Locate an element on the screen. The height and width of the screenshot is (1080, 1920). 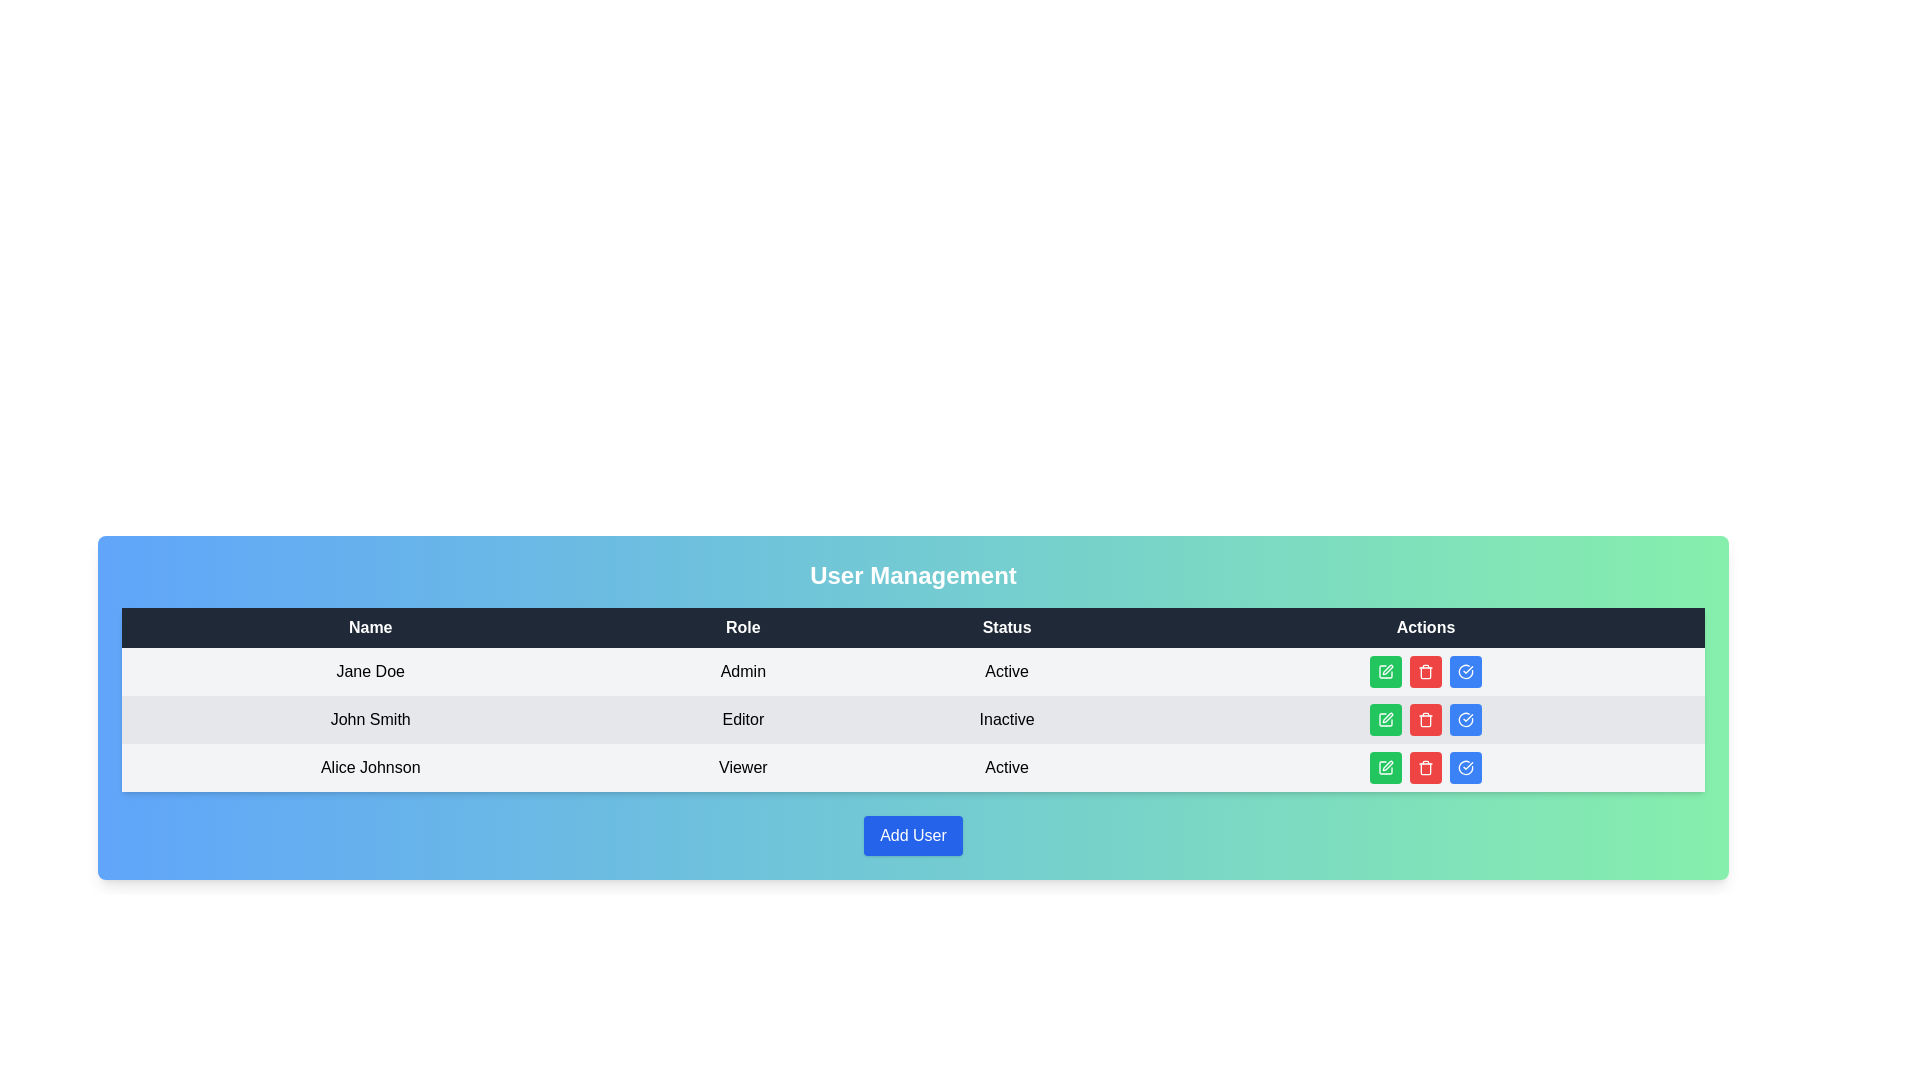
the small red trash can icon button in the 'Actions' column of the user management table for the user 'John Smith' is located at coordinates (1424, 766).